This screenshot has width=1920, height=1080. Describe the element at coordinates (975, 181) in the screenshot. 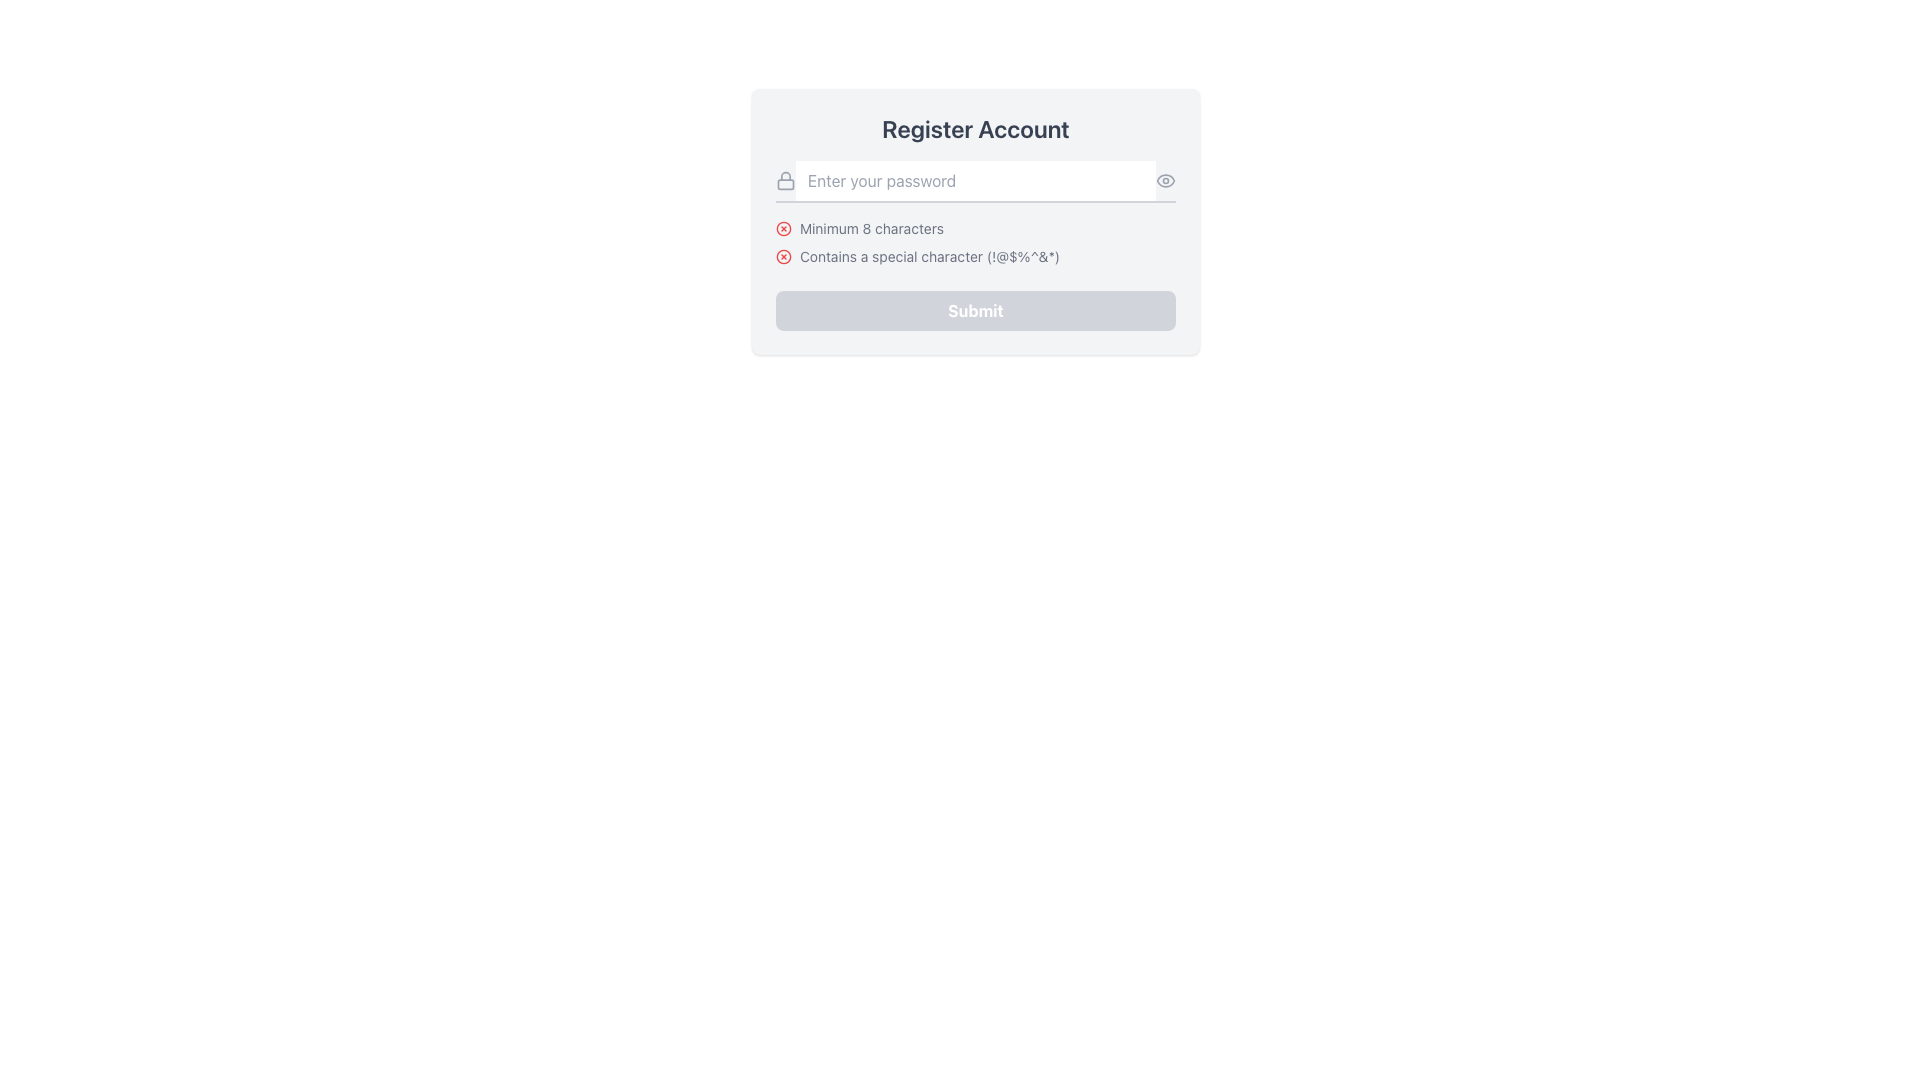

I see `the Password Input Field located in the 'Register Account' form` at that location.